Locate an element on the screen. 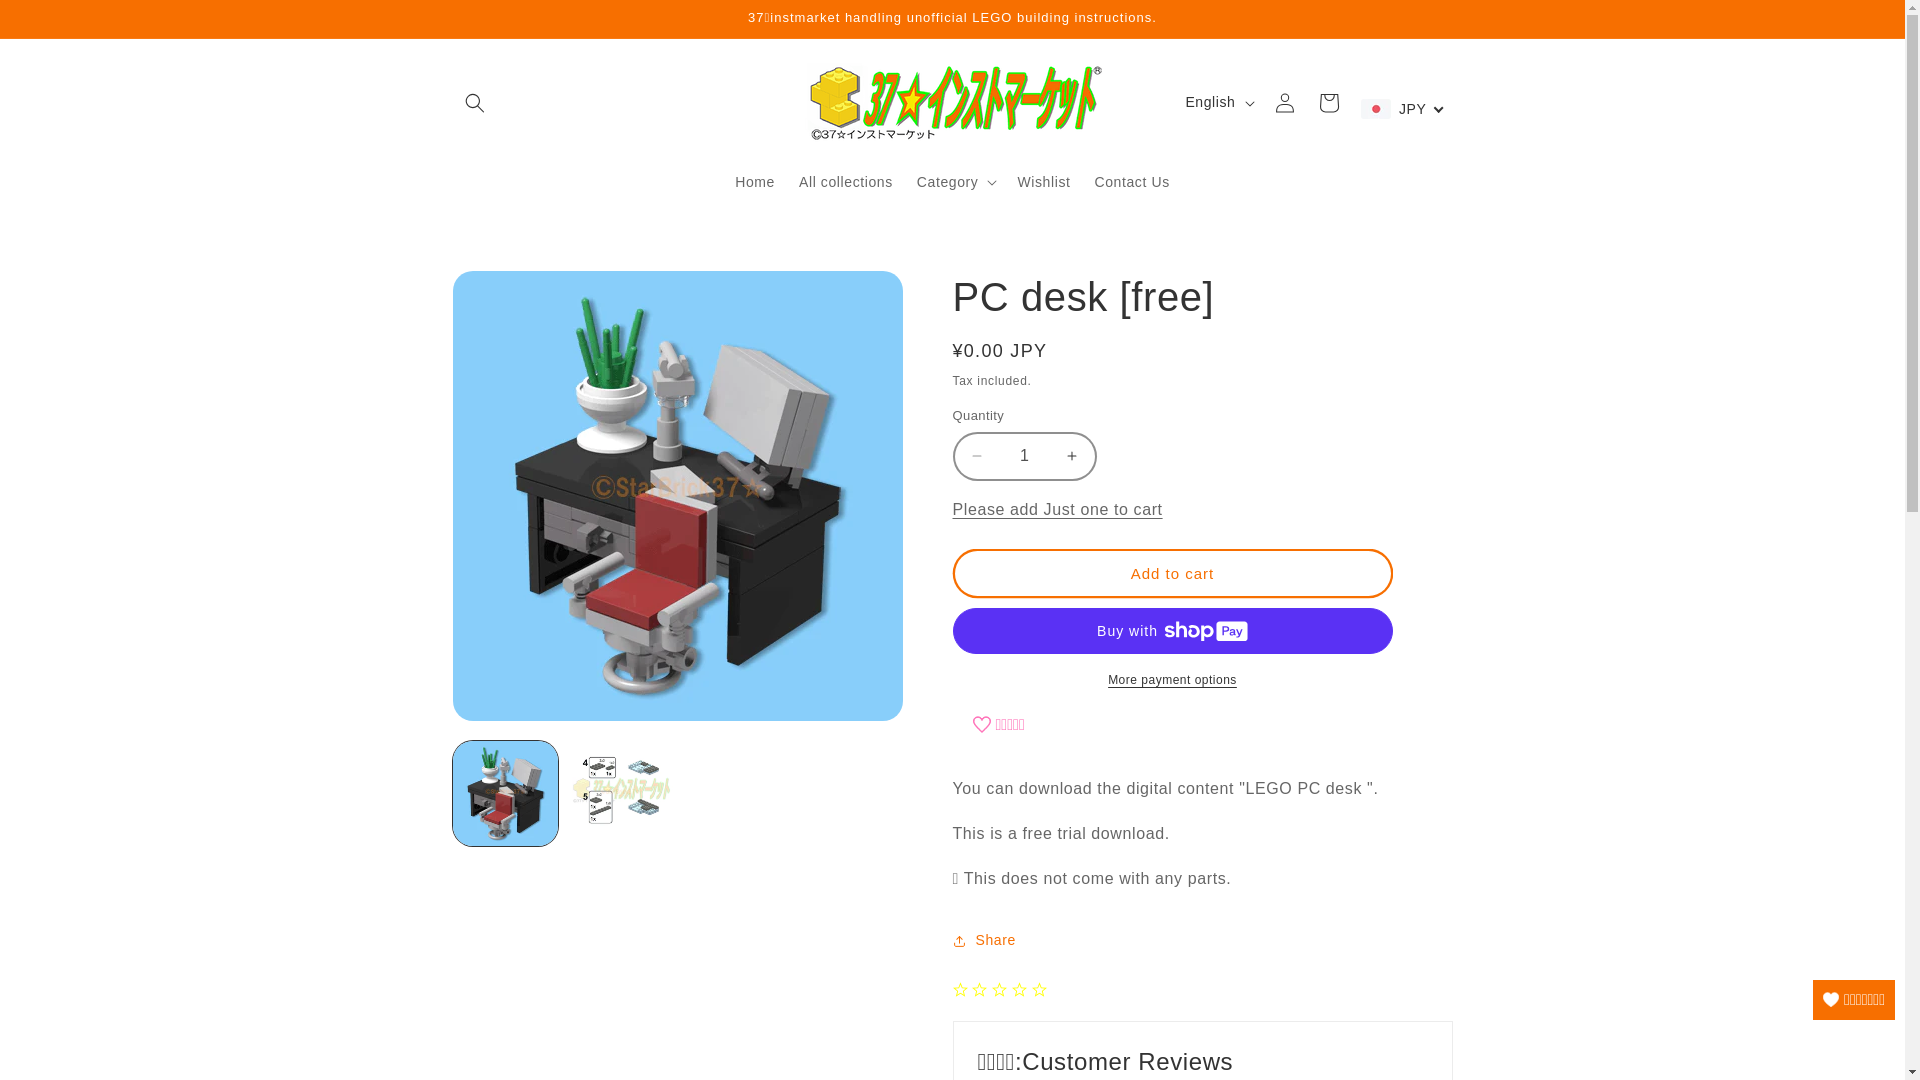 The height and width of the screenshot is (1080, 1920). 'Please add Just one to cart' is located at coordinates (1055, 508).